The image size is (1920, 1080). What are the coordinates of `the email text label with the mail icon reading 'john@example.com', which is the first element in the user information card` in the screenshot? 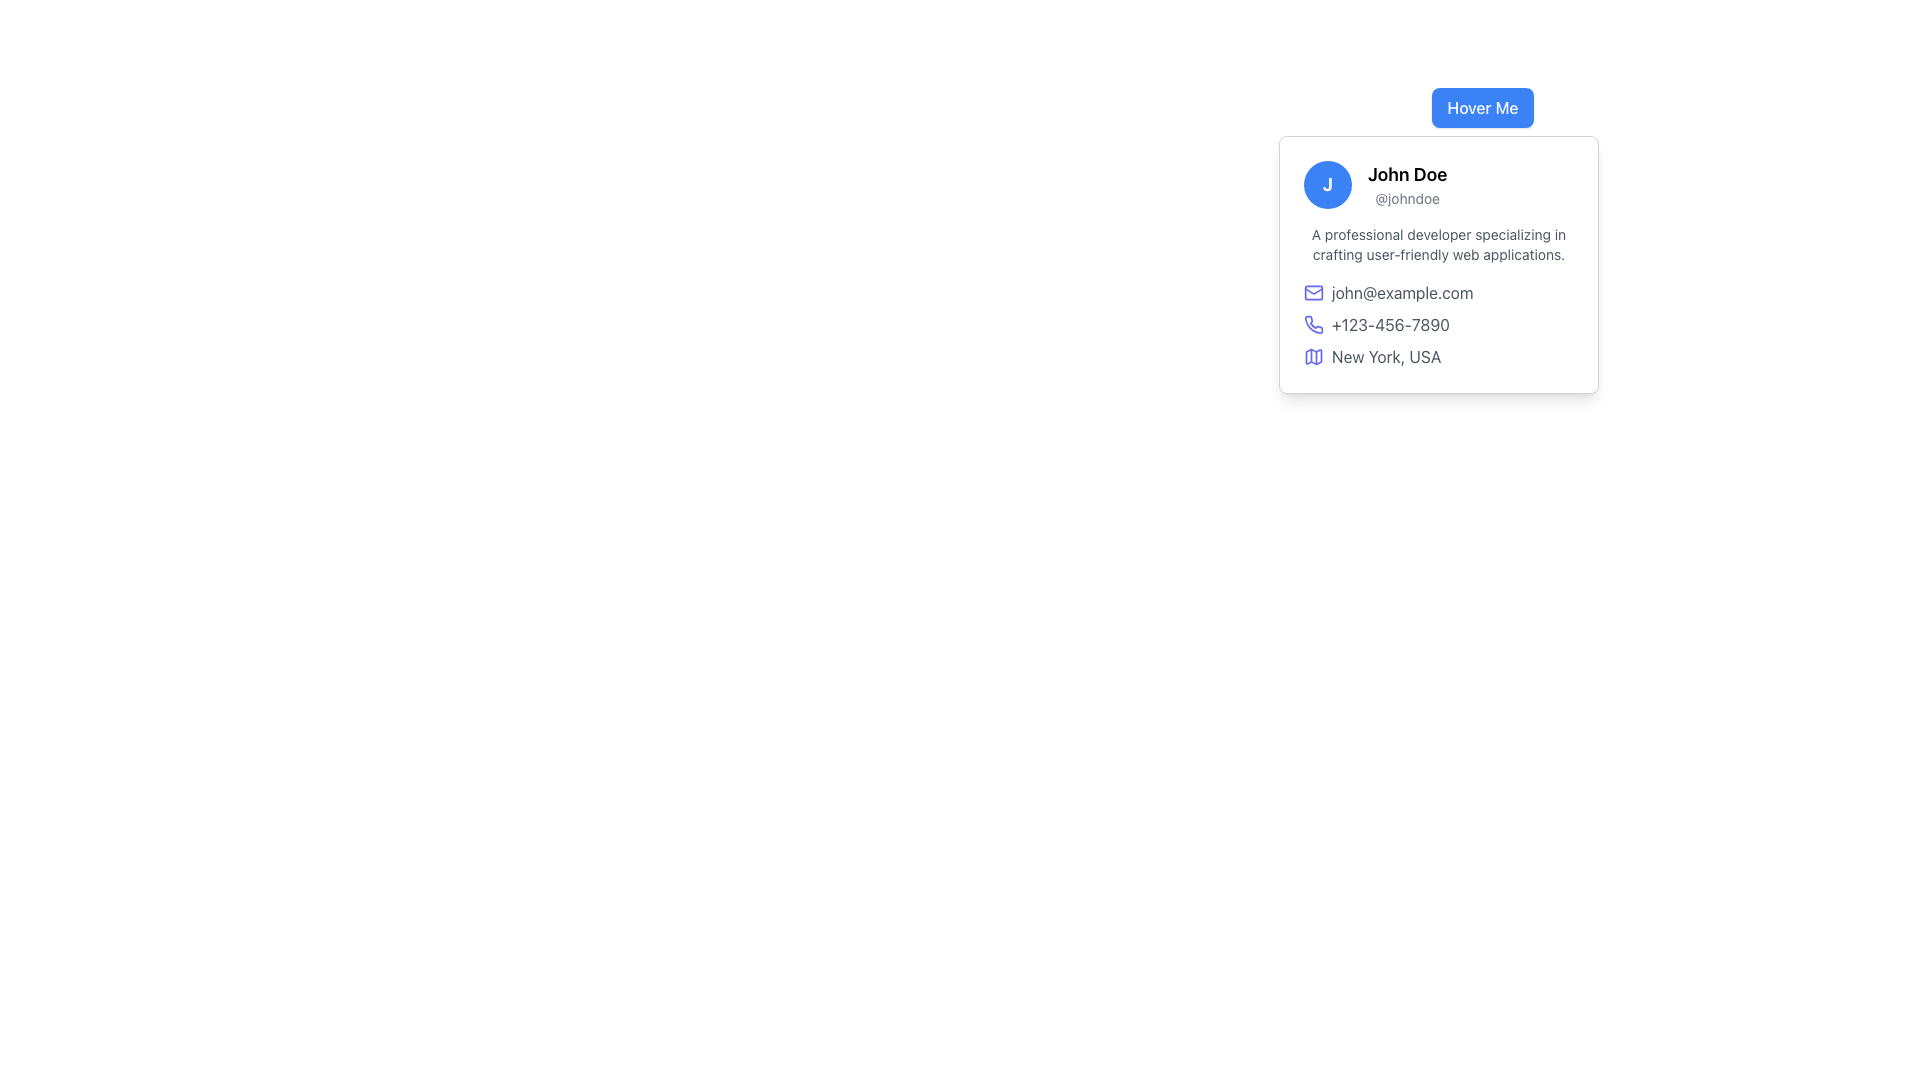 It's located at (1438, 293).